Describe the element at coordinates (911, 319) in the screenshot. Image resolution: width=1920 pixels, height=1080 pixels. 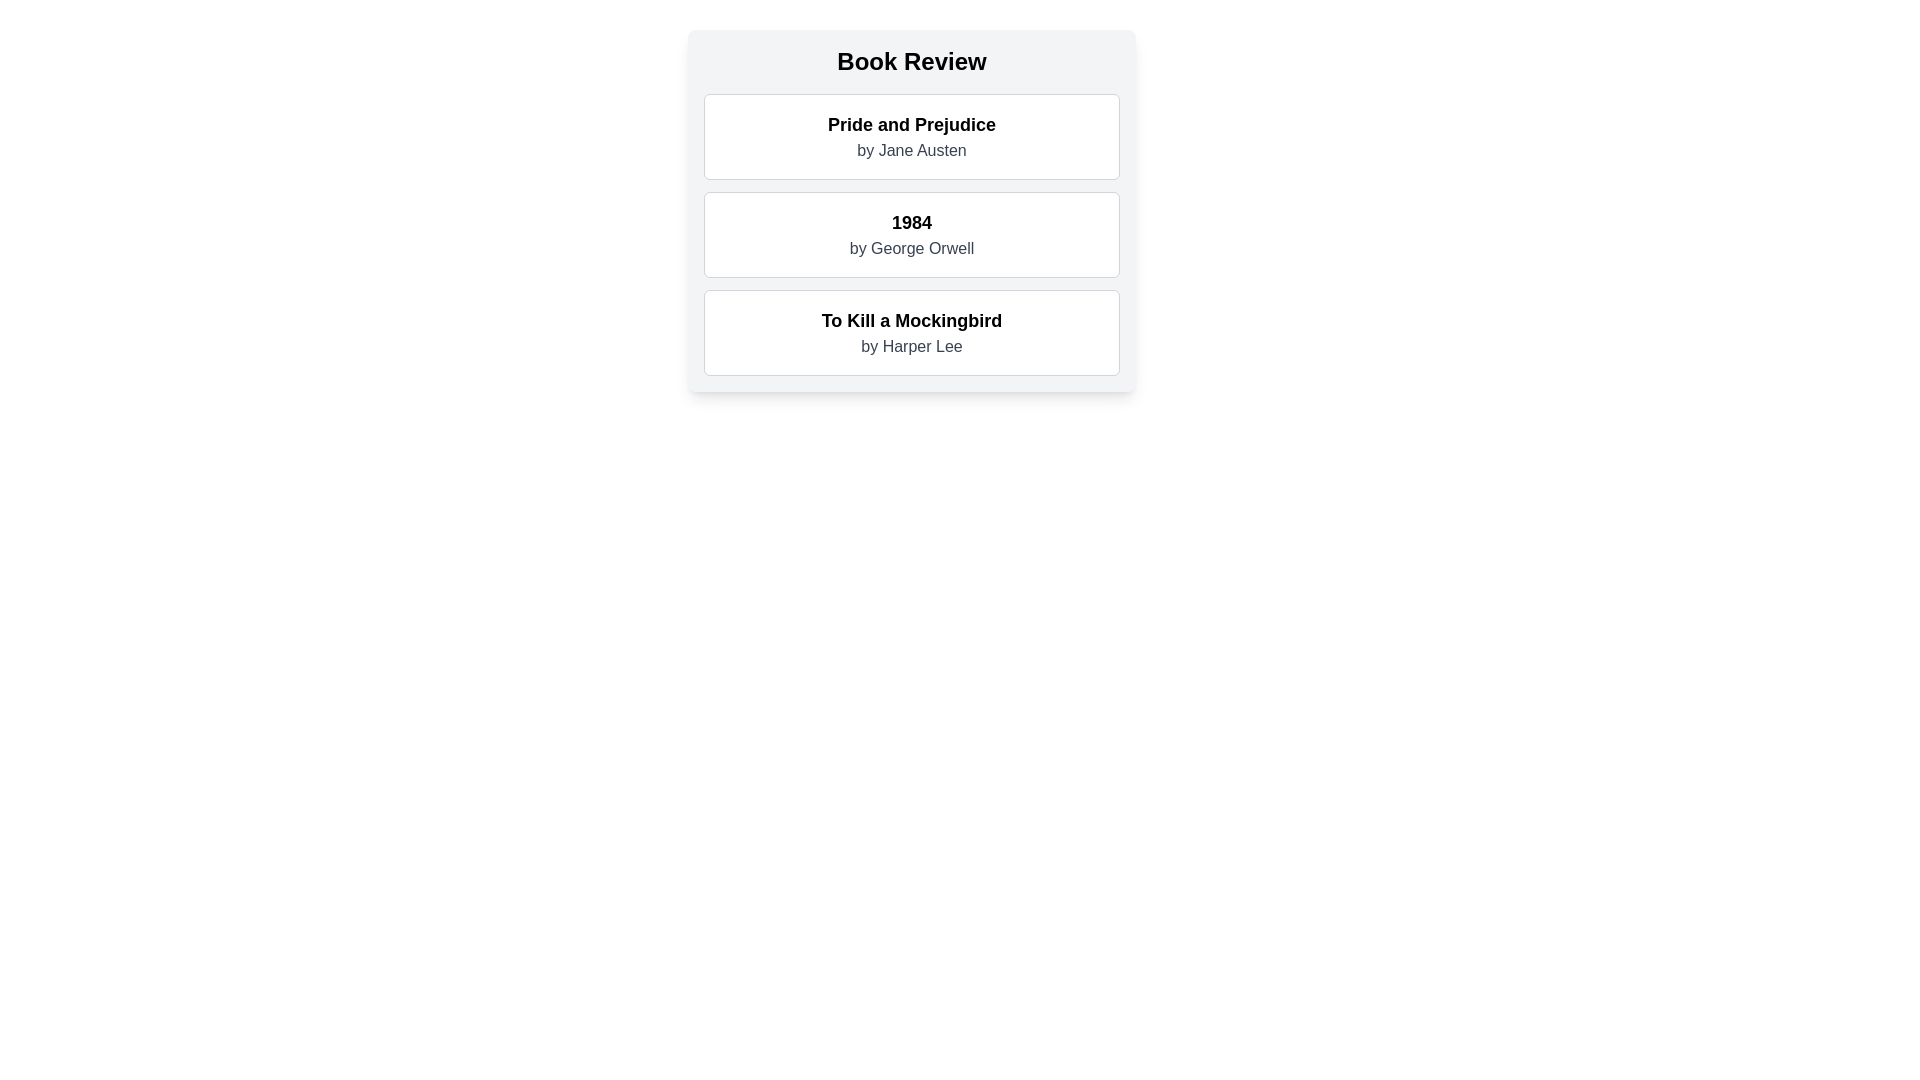
I see `the bold text header 'To Kill a Mockingbird' located at the bottom of the list, which is styled in a large font size` at that location.